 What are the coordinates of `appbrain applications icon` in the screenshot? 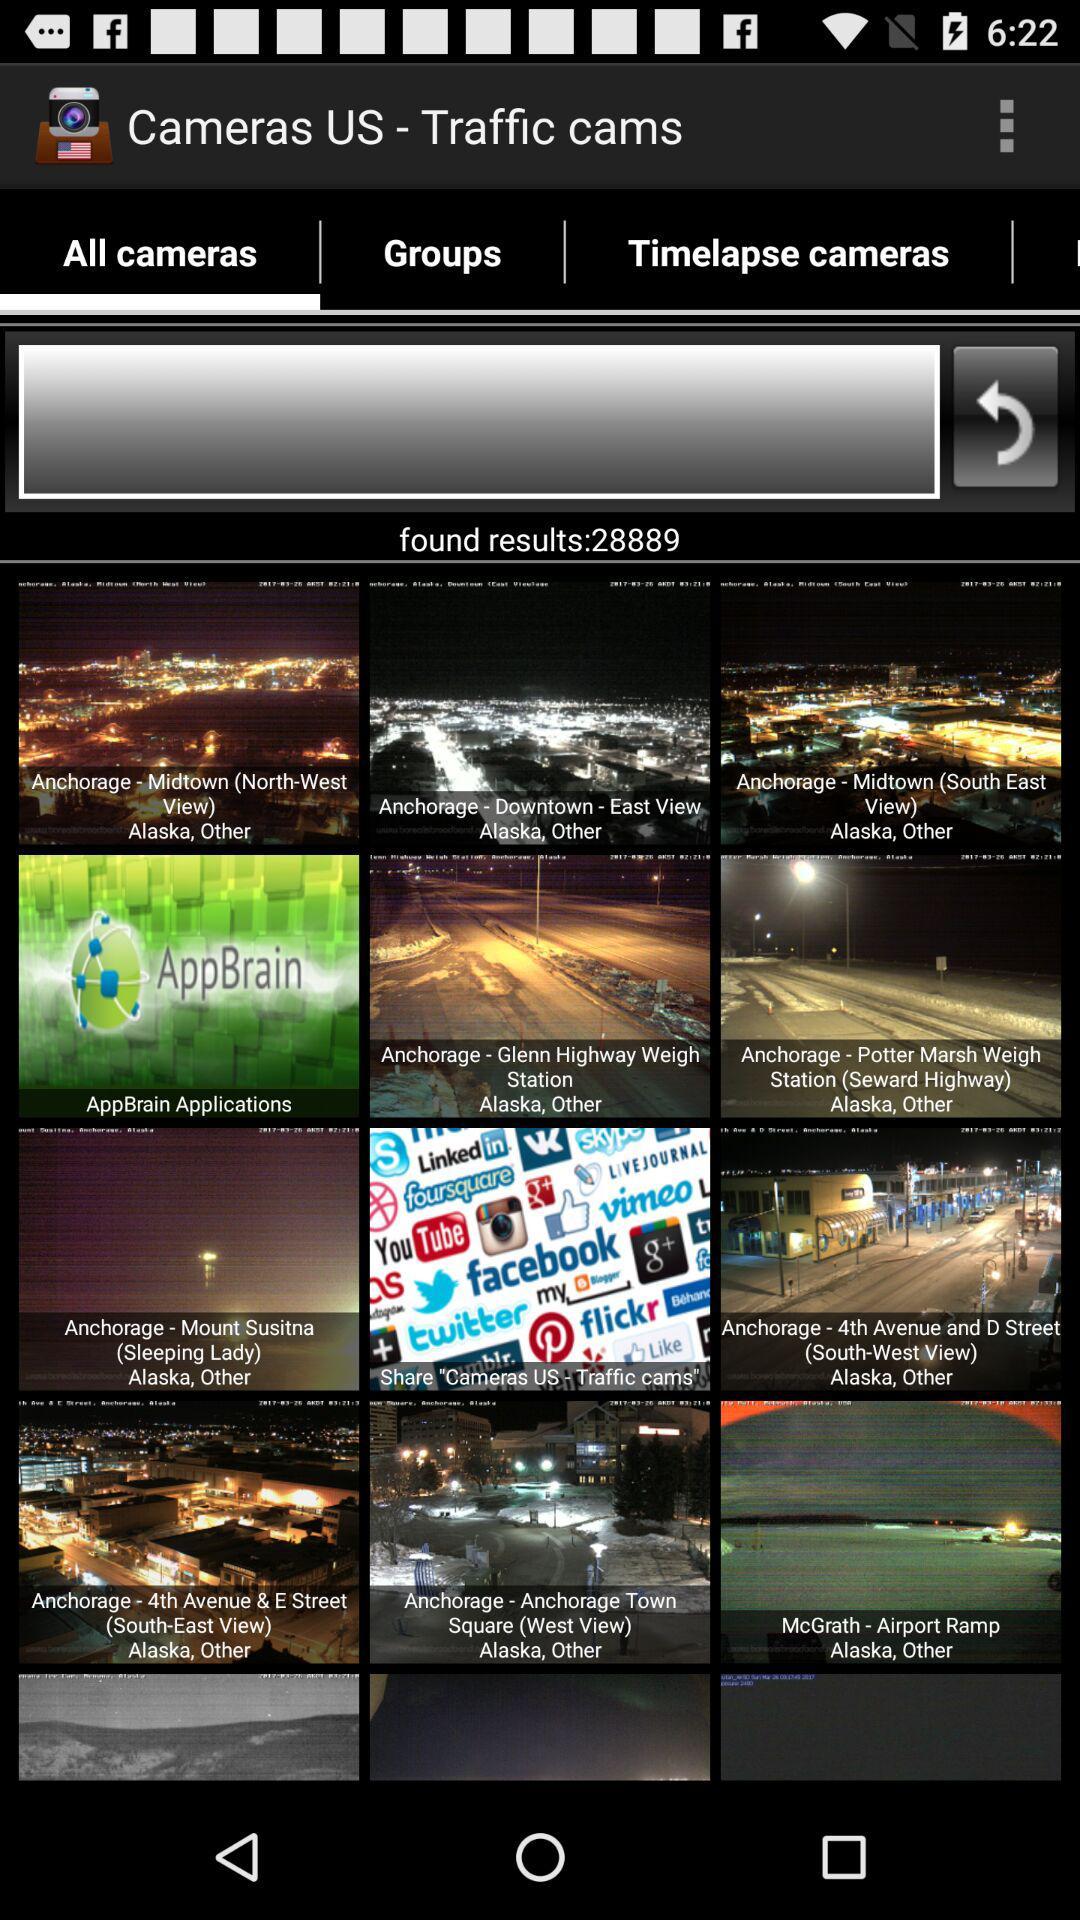 It's located at (189, 1102).